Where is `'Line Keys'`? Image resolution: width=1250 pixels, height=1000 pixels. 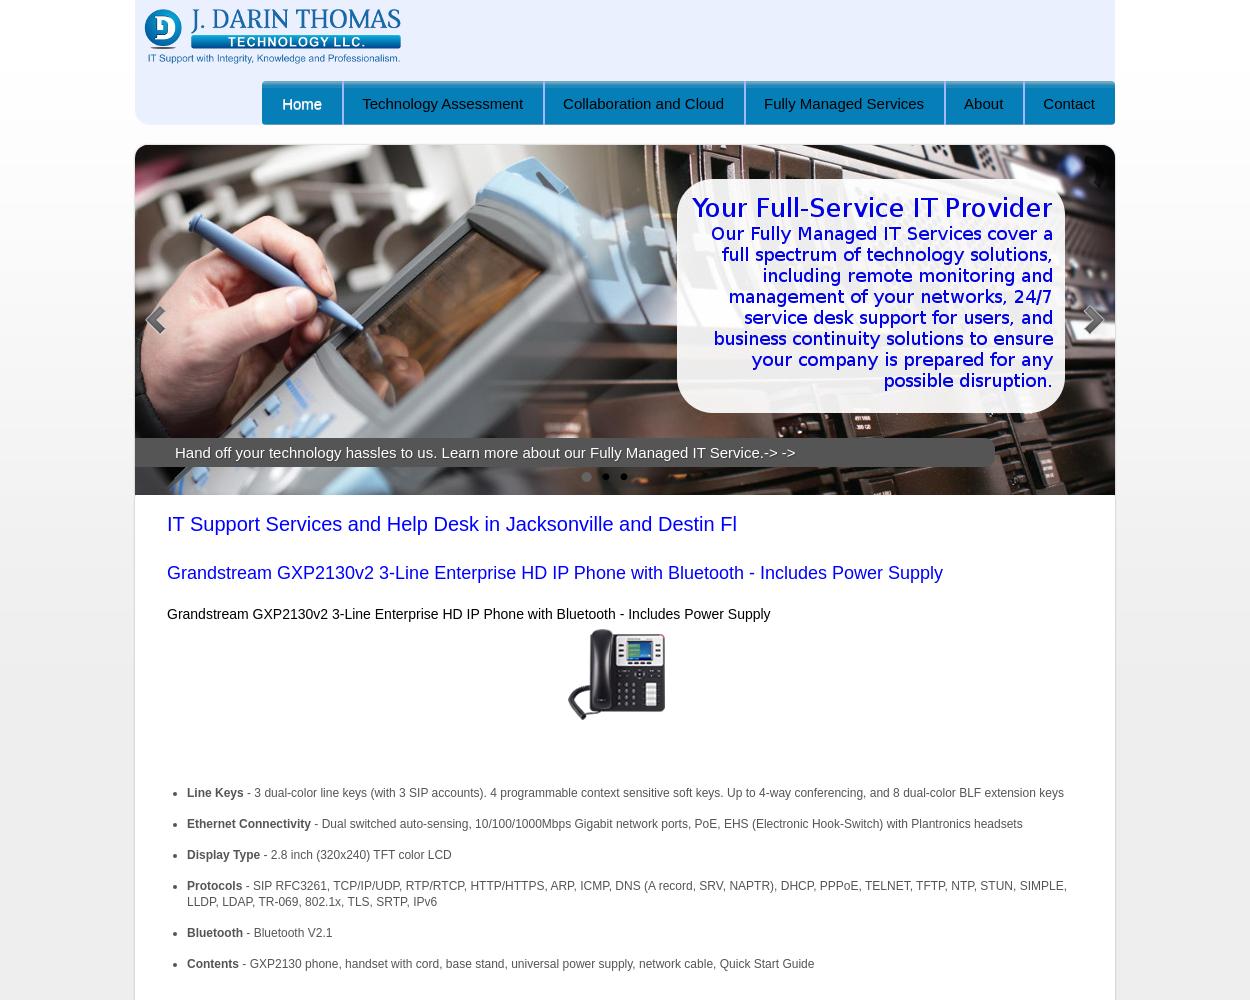
'Line Keys' is located at coordinates (213, 792).